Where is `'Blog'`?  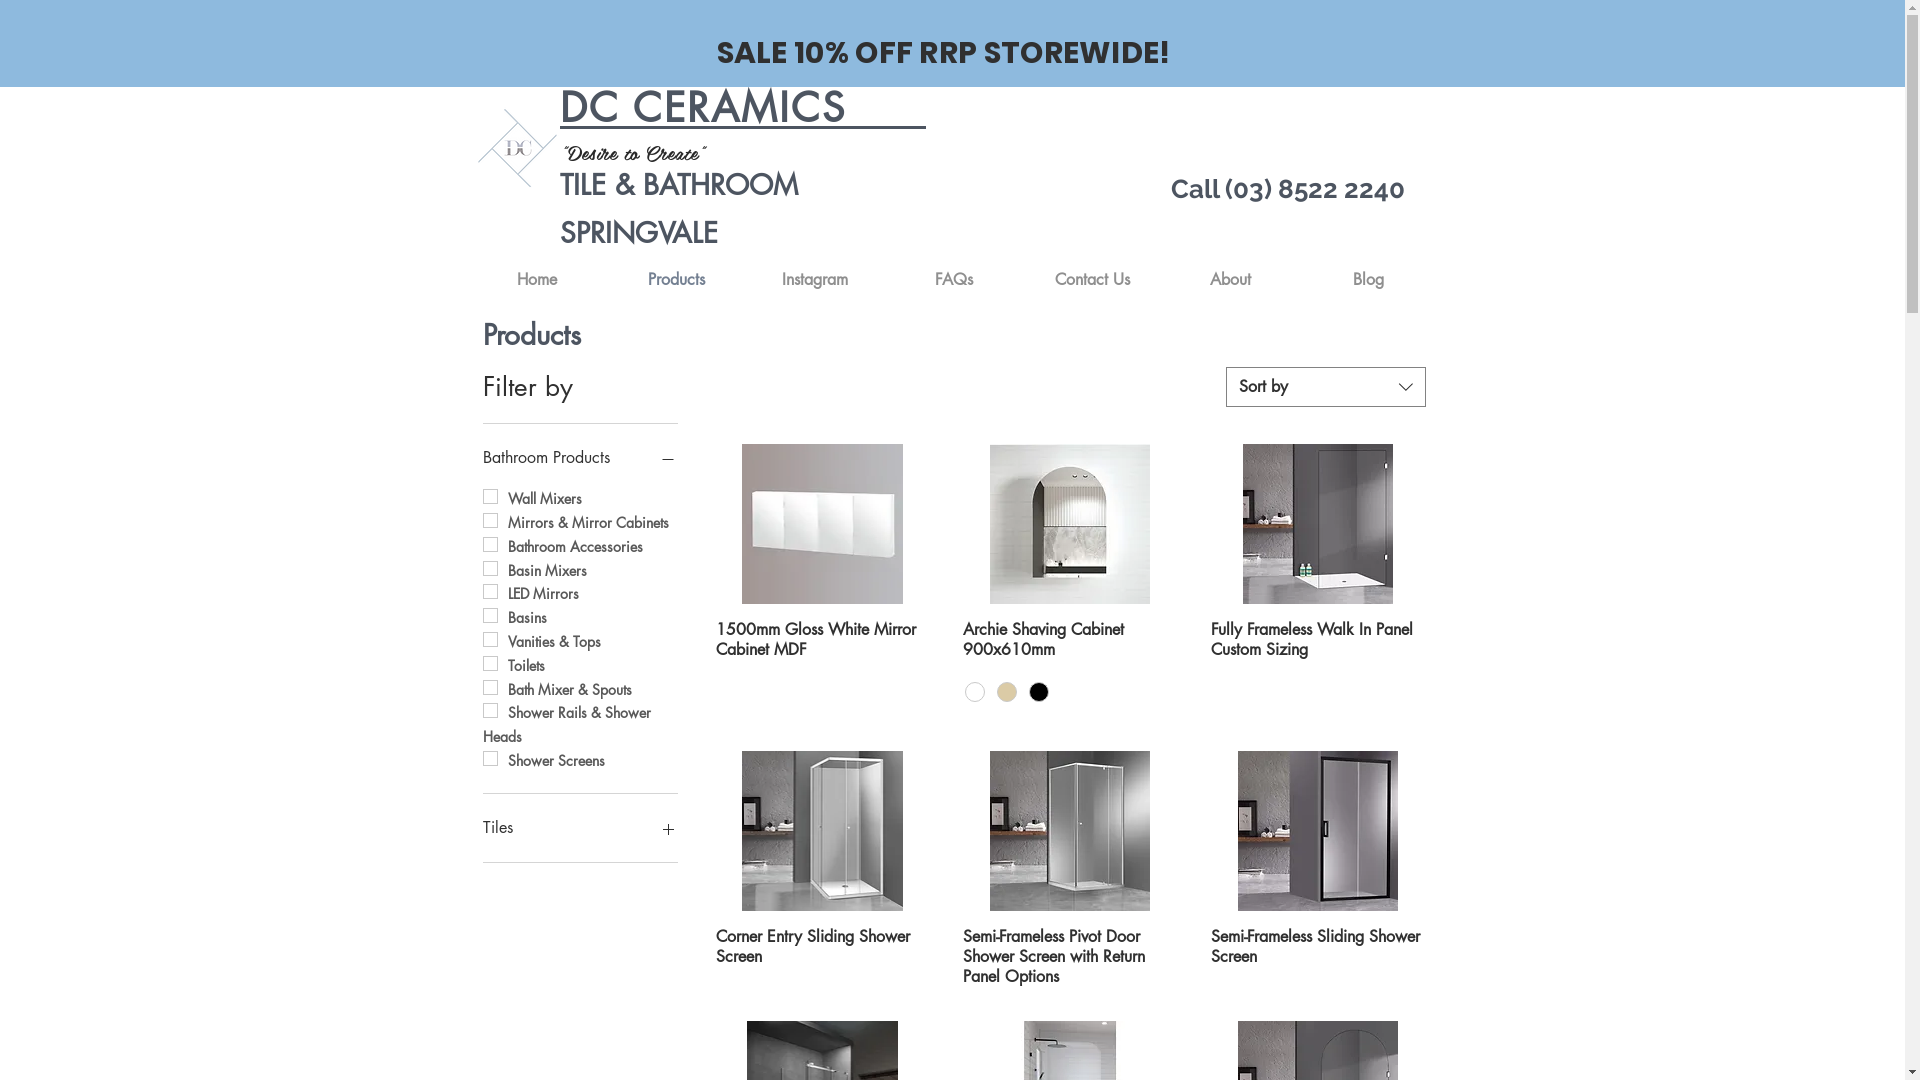 'Blog' is located at coordinates (1367, 280).